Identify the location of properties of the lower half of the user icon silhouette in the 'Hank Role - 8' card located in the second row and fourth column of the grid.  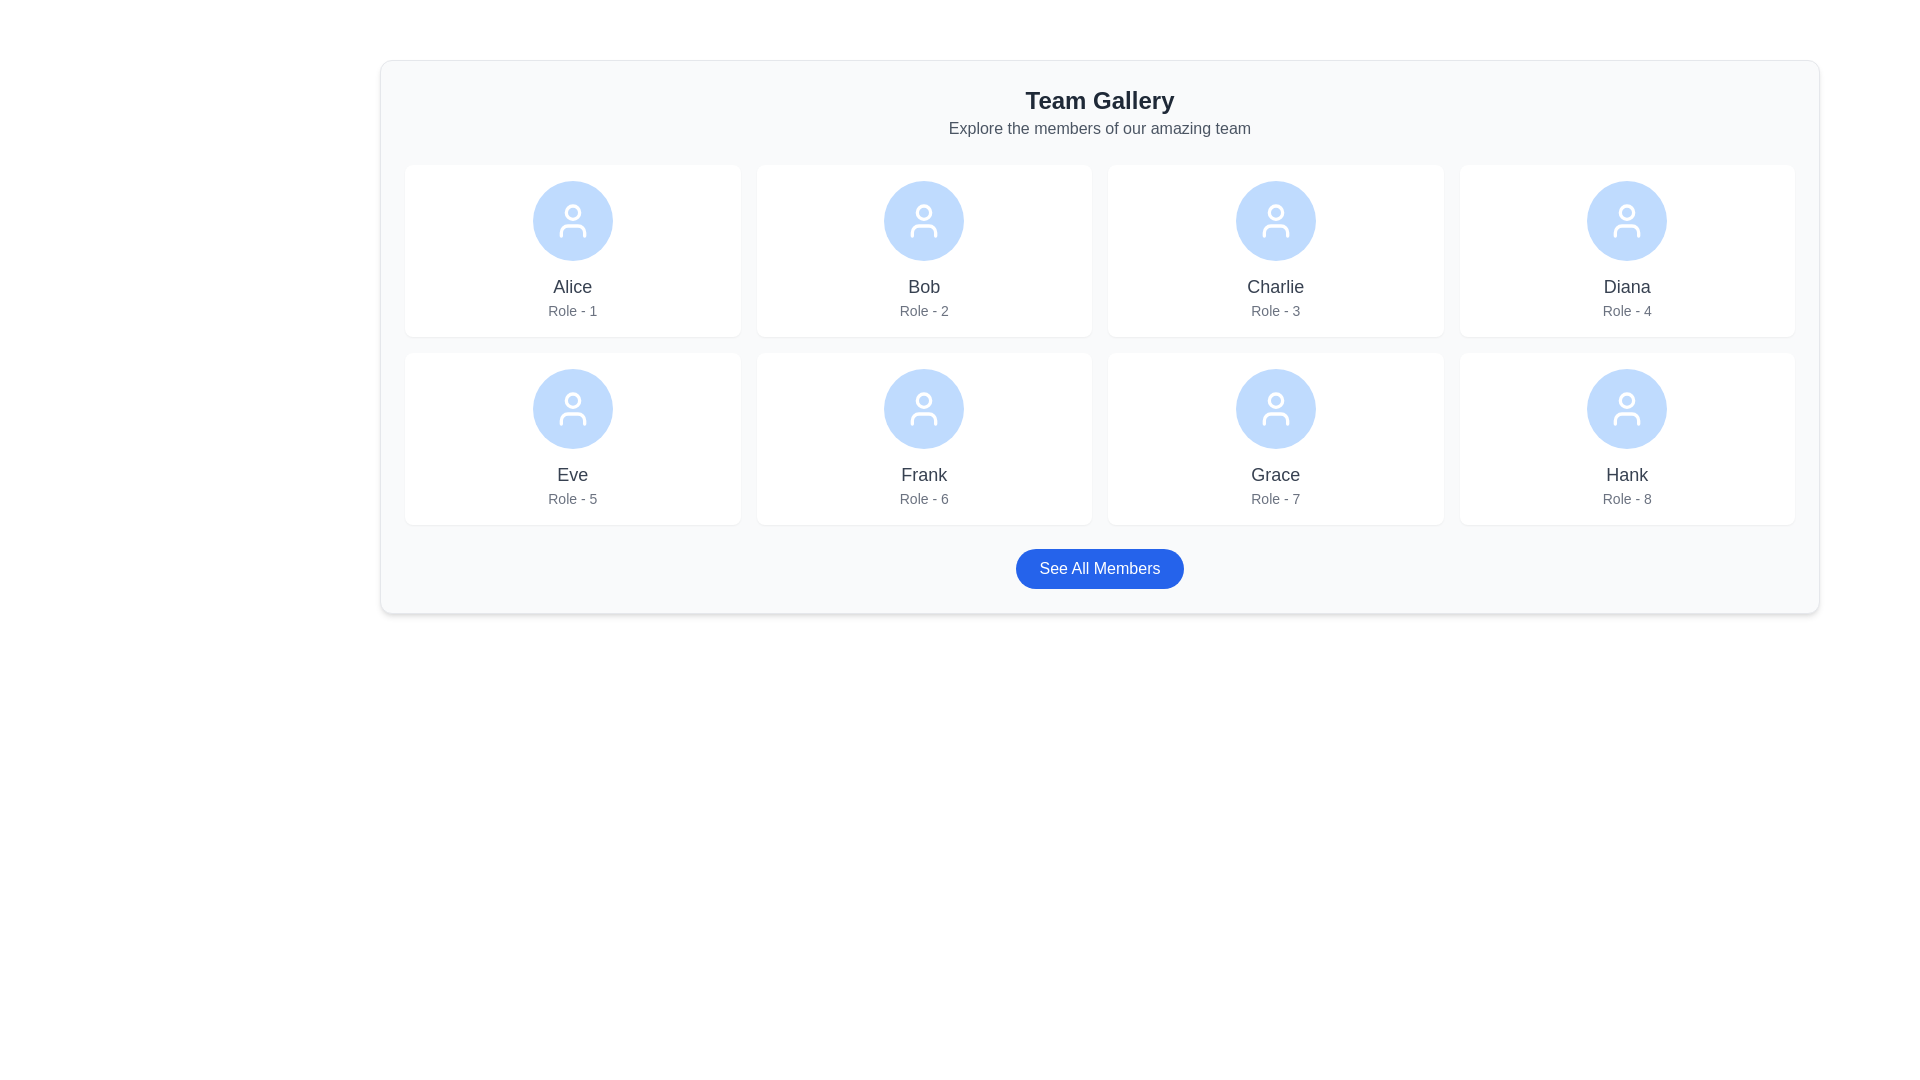
(1627, 418).